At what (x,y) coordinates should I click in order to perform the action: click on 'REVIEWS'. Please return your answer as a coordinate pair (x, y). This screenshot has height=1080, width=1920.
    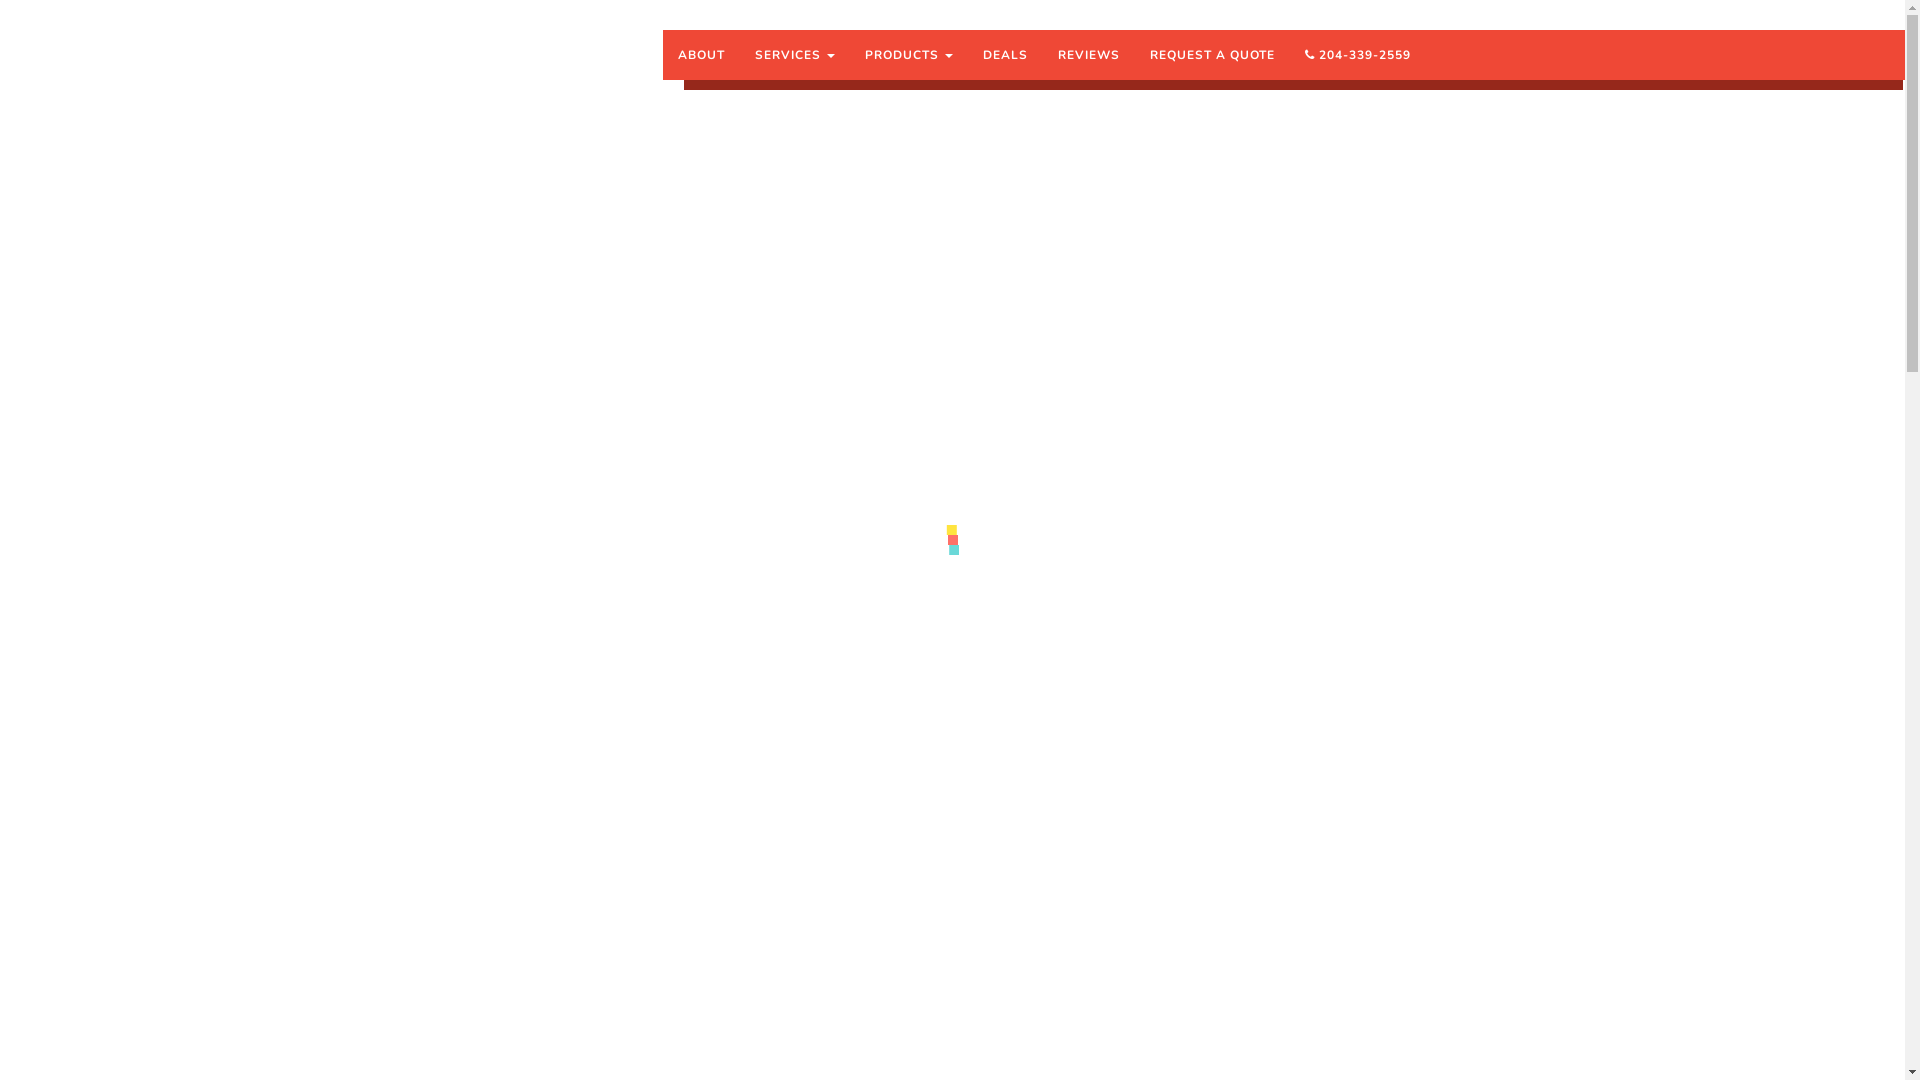
    Looking at the image, I should click on (1088, 53).